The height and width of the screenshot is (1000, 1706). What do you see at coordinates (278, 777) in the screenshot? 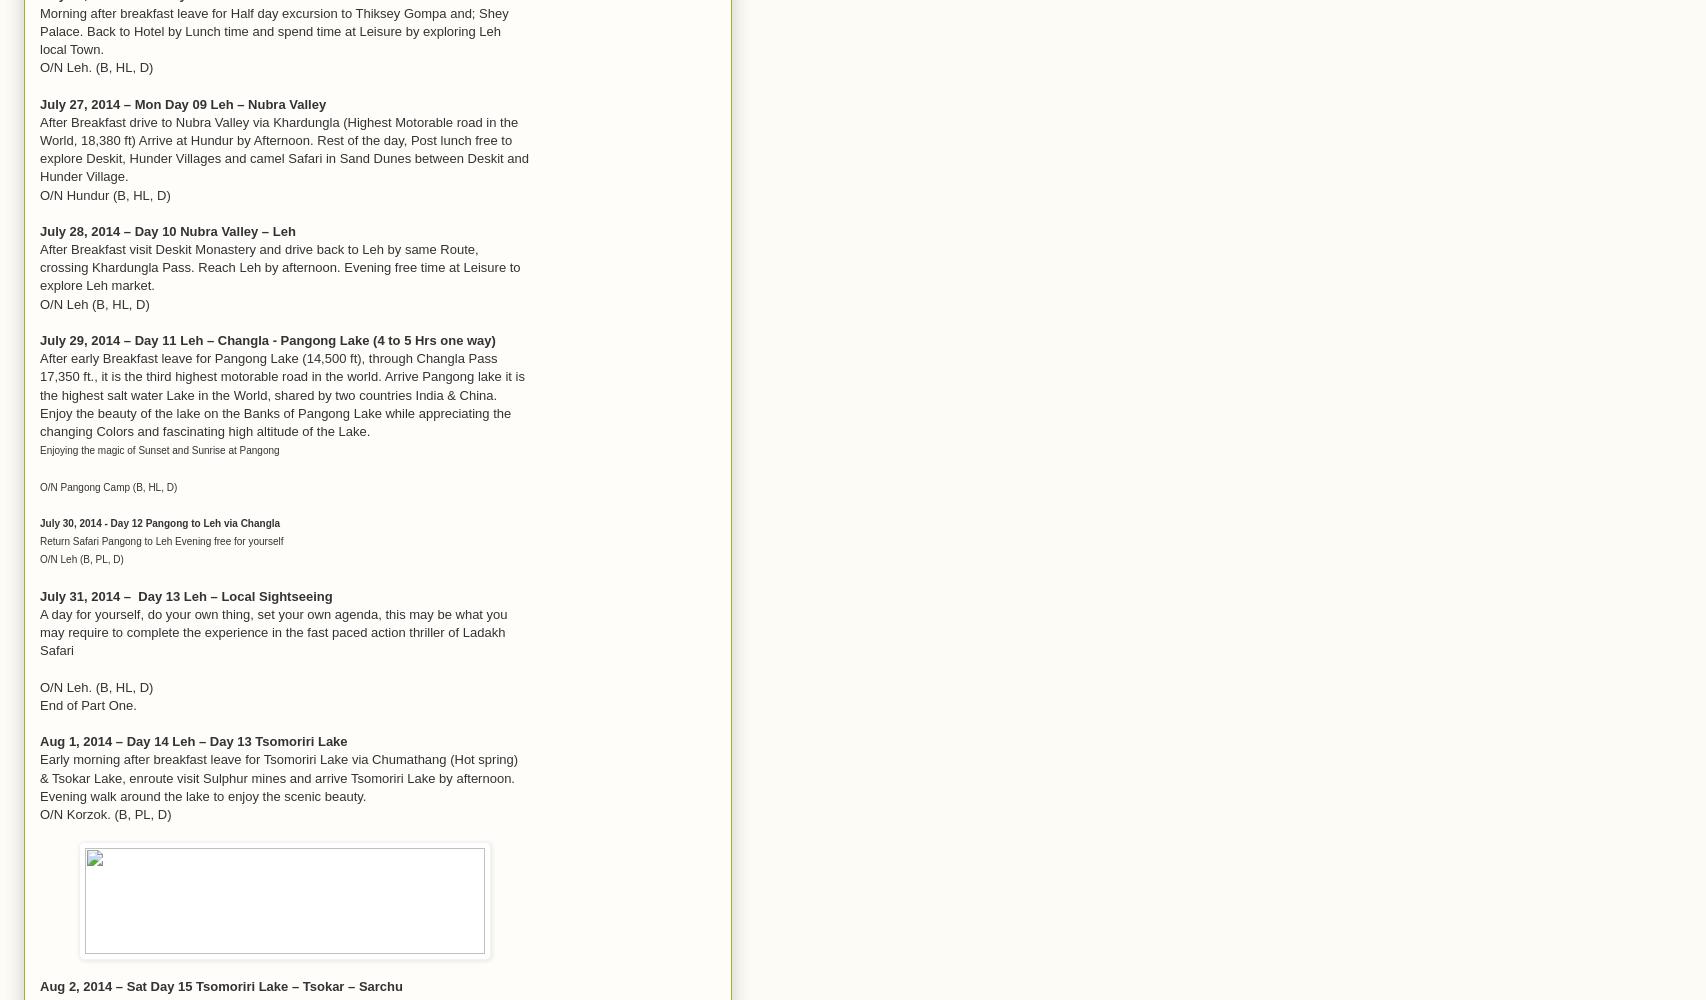
I see `'Early morning after breakfast leave for Tsomoriri Lake via Chumathang (Hot spring) & Tsokar Lake, enroute visit Sulphur mines and arrive Tsomoriri Lake by afternoon. Evening walk around the lake to enjoy the scenic beauty.'` at bounding box center [278, 777].